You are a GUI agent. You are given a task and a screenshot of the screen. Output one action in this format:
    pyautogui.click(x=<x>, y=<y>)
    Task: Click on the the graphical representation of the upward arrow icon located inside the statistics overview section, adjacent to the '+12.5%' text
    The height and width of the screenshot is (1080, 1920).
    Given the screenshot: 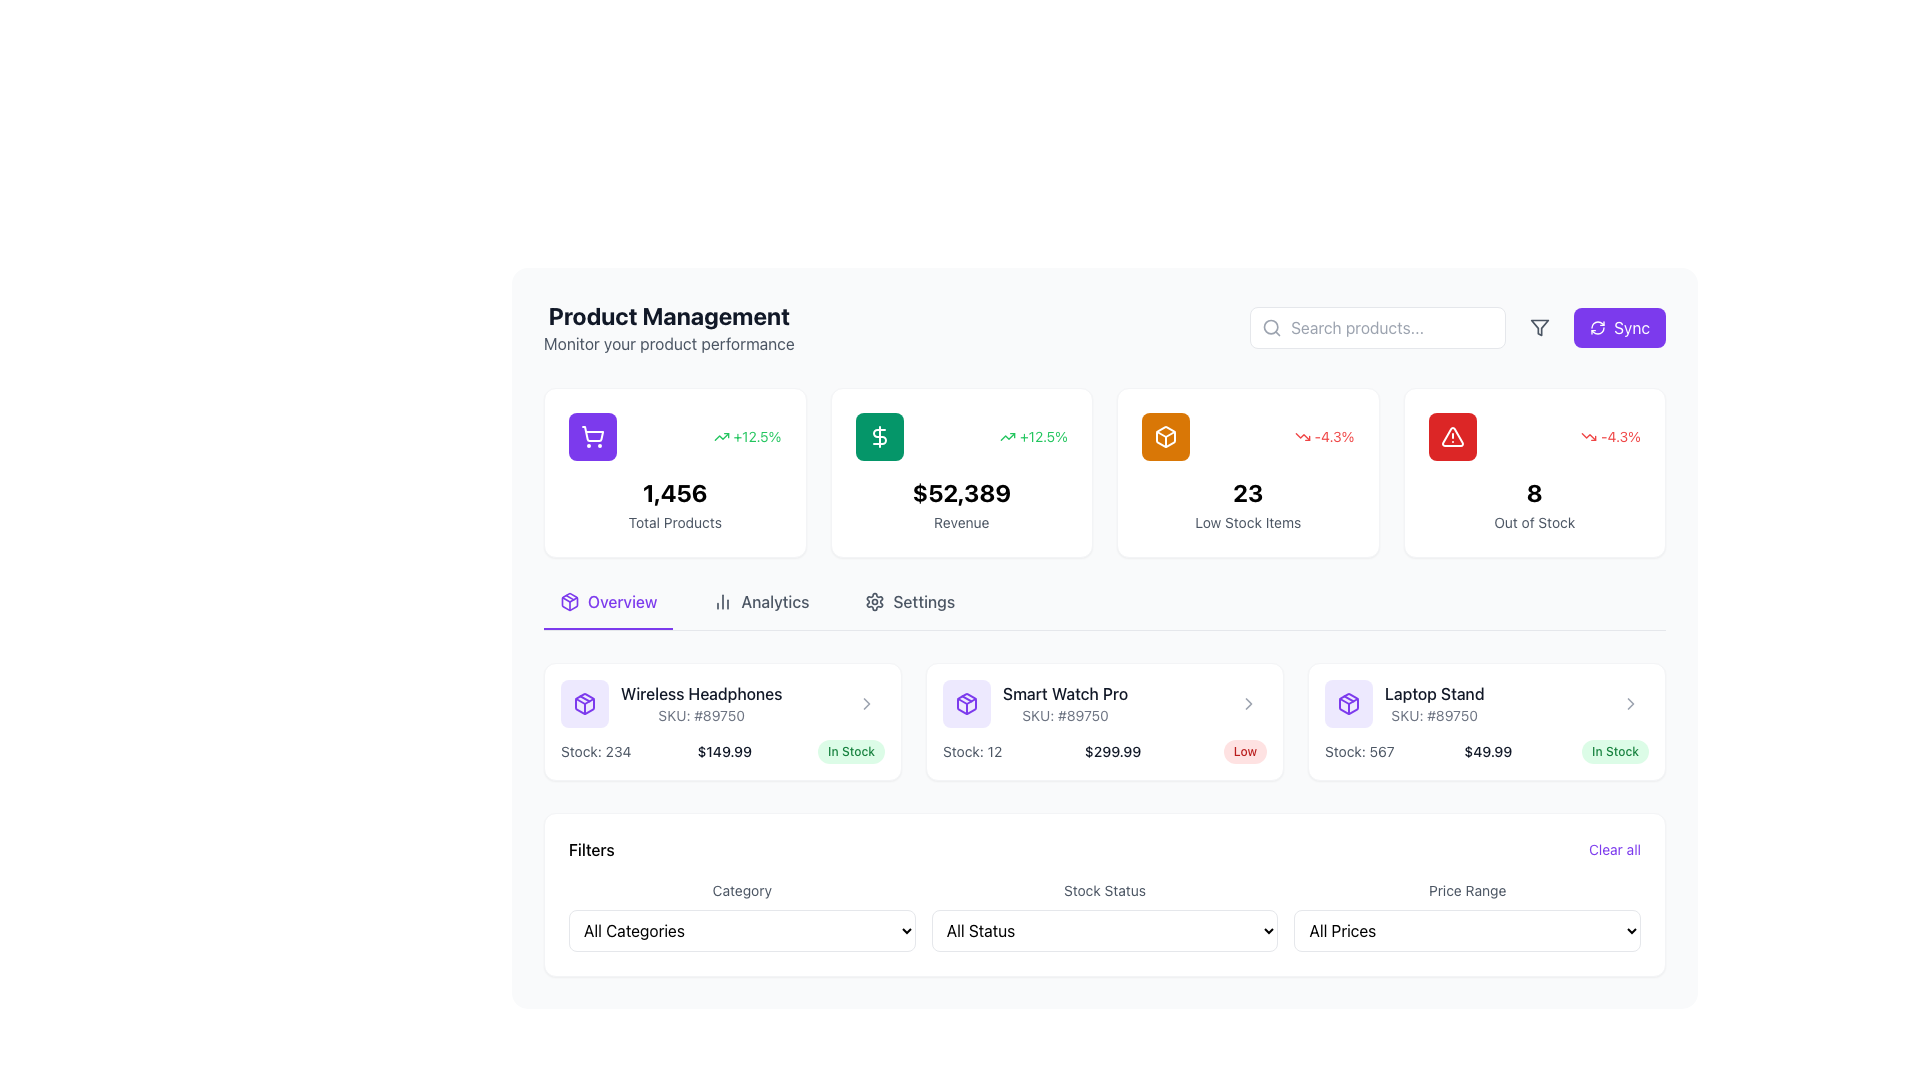 What is the action you would take?
    pyautogui.click(x=1008, y=435)
    